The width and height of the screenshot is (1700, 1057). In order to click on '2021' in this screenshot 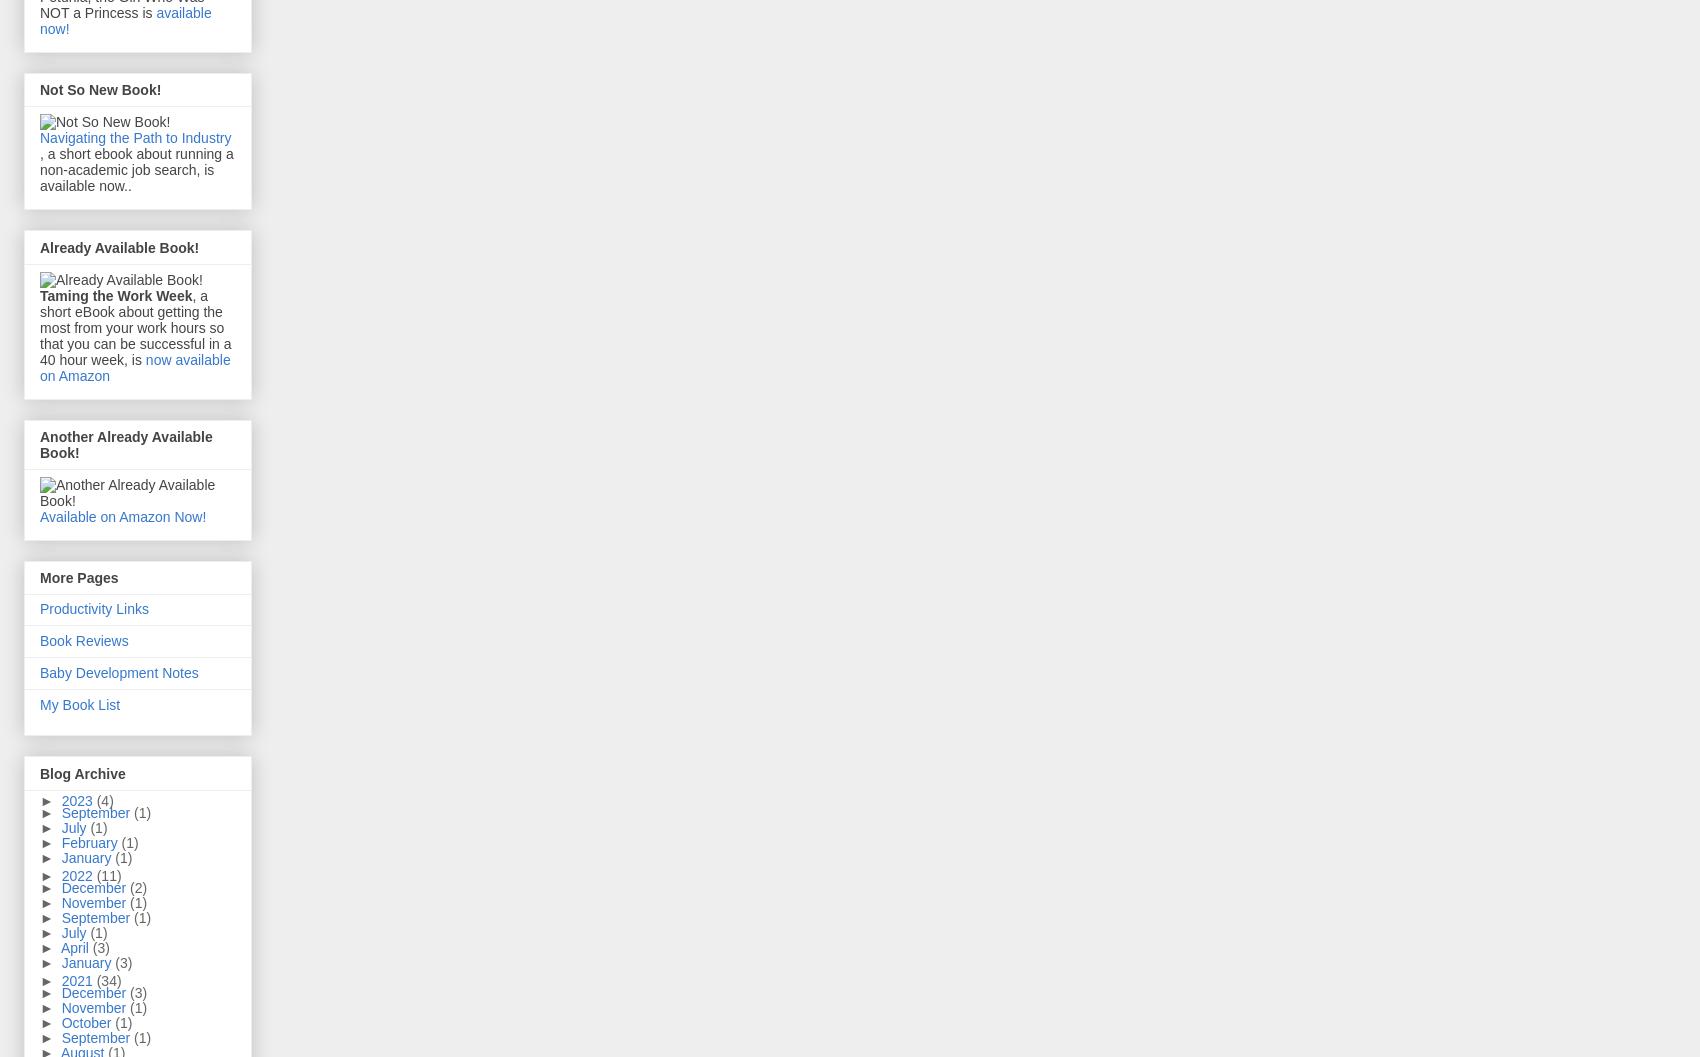, I will do `click(78, 981)`.